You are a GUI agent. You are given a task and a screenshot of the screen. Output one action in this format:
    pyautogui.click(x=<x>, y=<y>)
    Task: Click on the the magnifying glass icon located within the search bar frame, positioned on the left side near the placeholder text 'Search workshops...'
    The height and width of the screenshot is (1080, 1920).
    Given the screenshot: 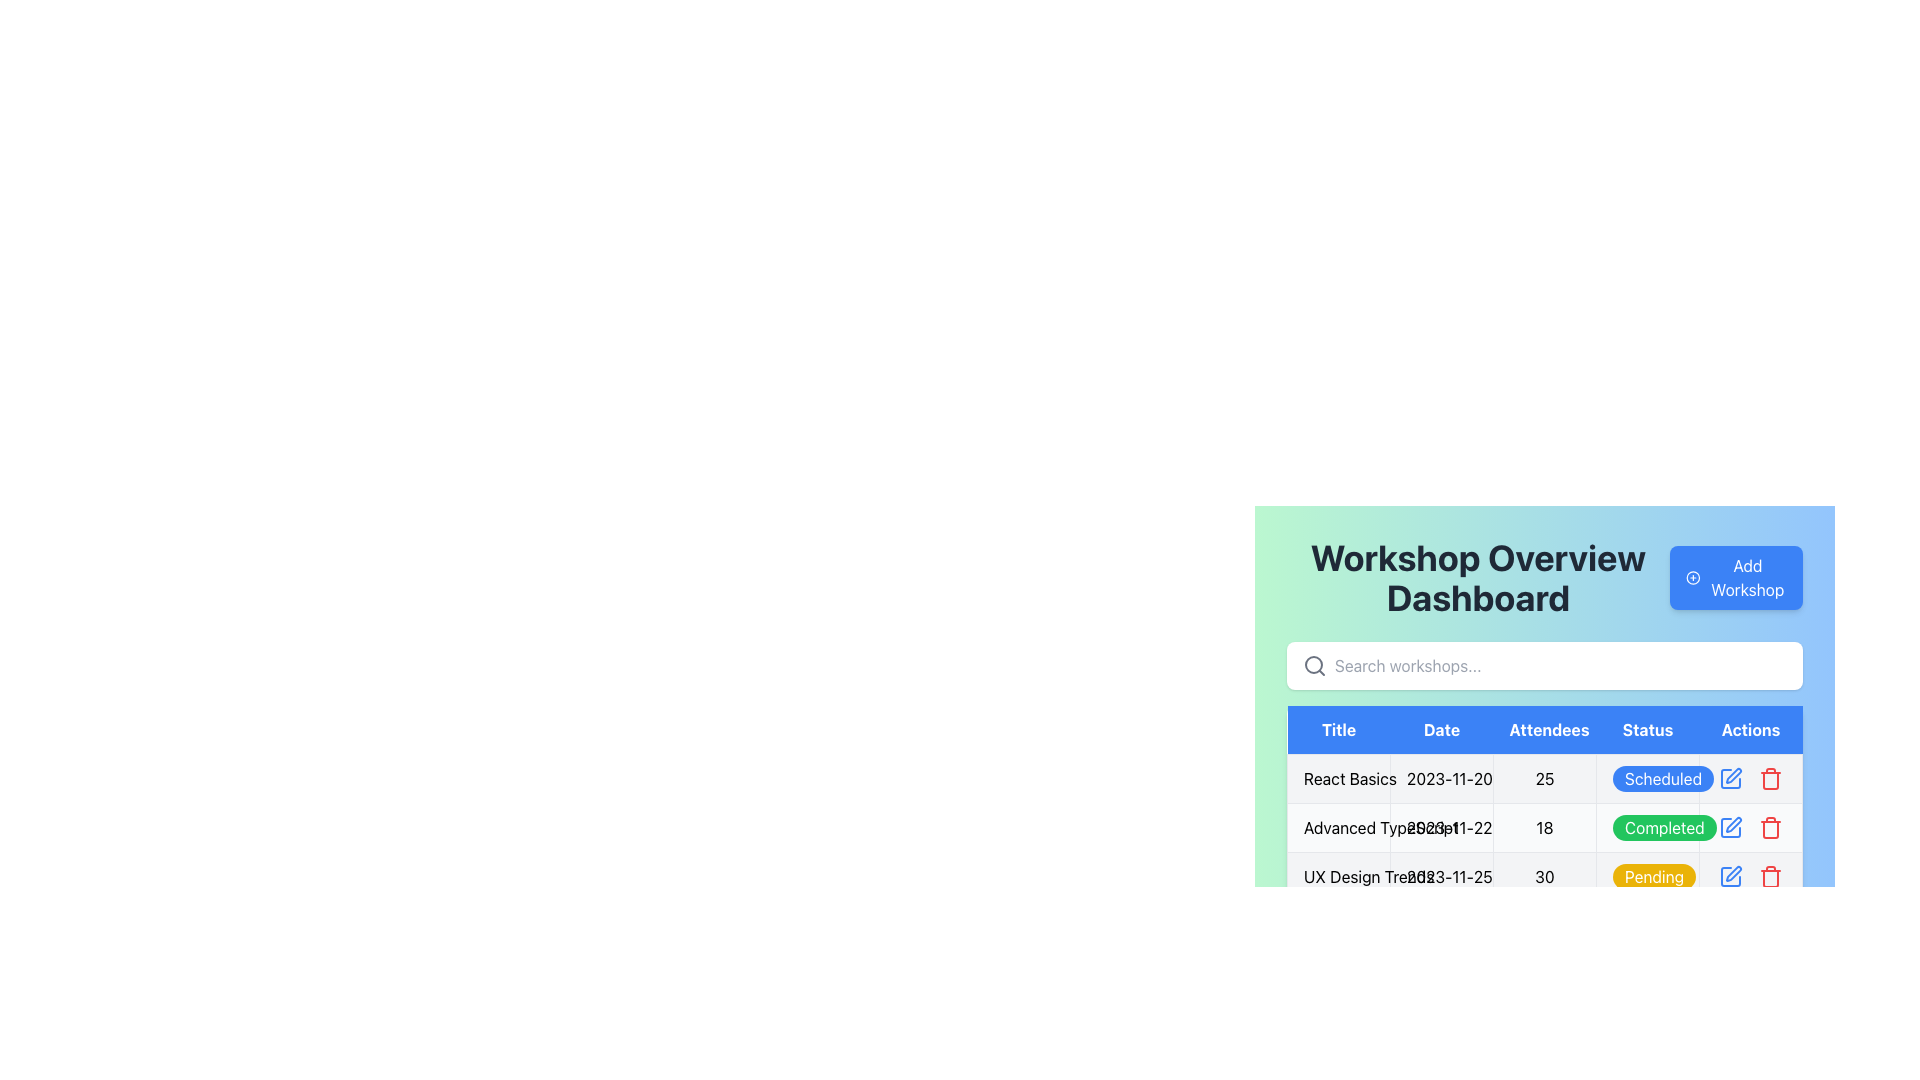 What is the action you would take?
    pyautogui.click(x=1315, y=666)
    